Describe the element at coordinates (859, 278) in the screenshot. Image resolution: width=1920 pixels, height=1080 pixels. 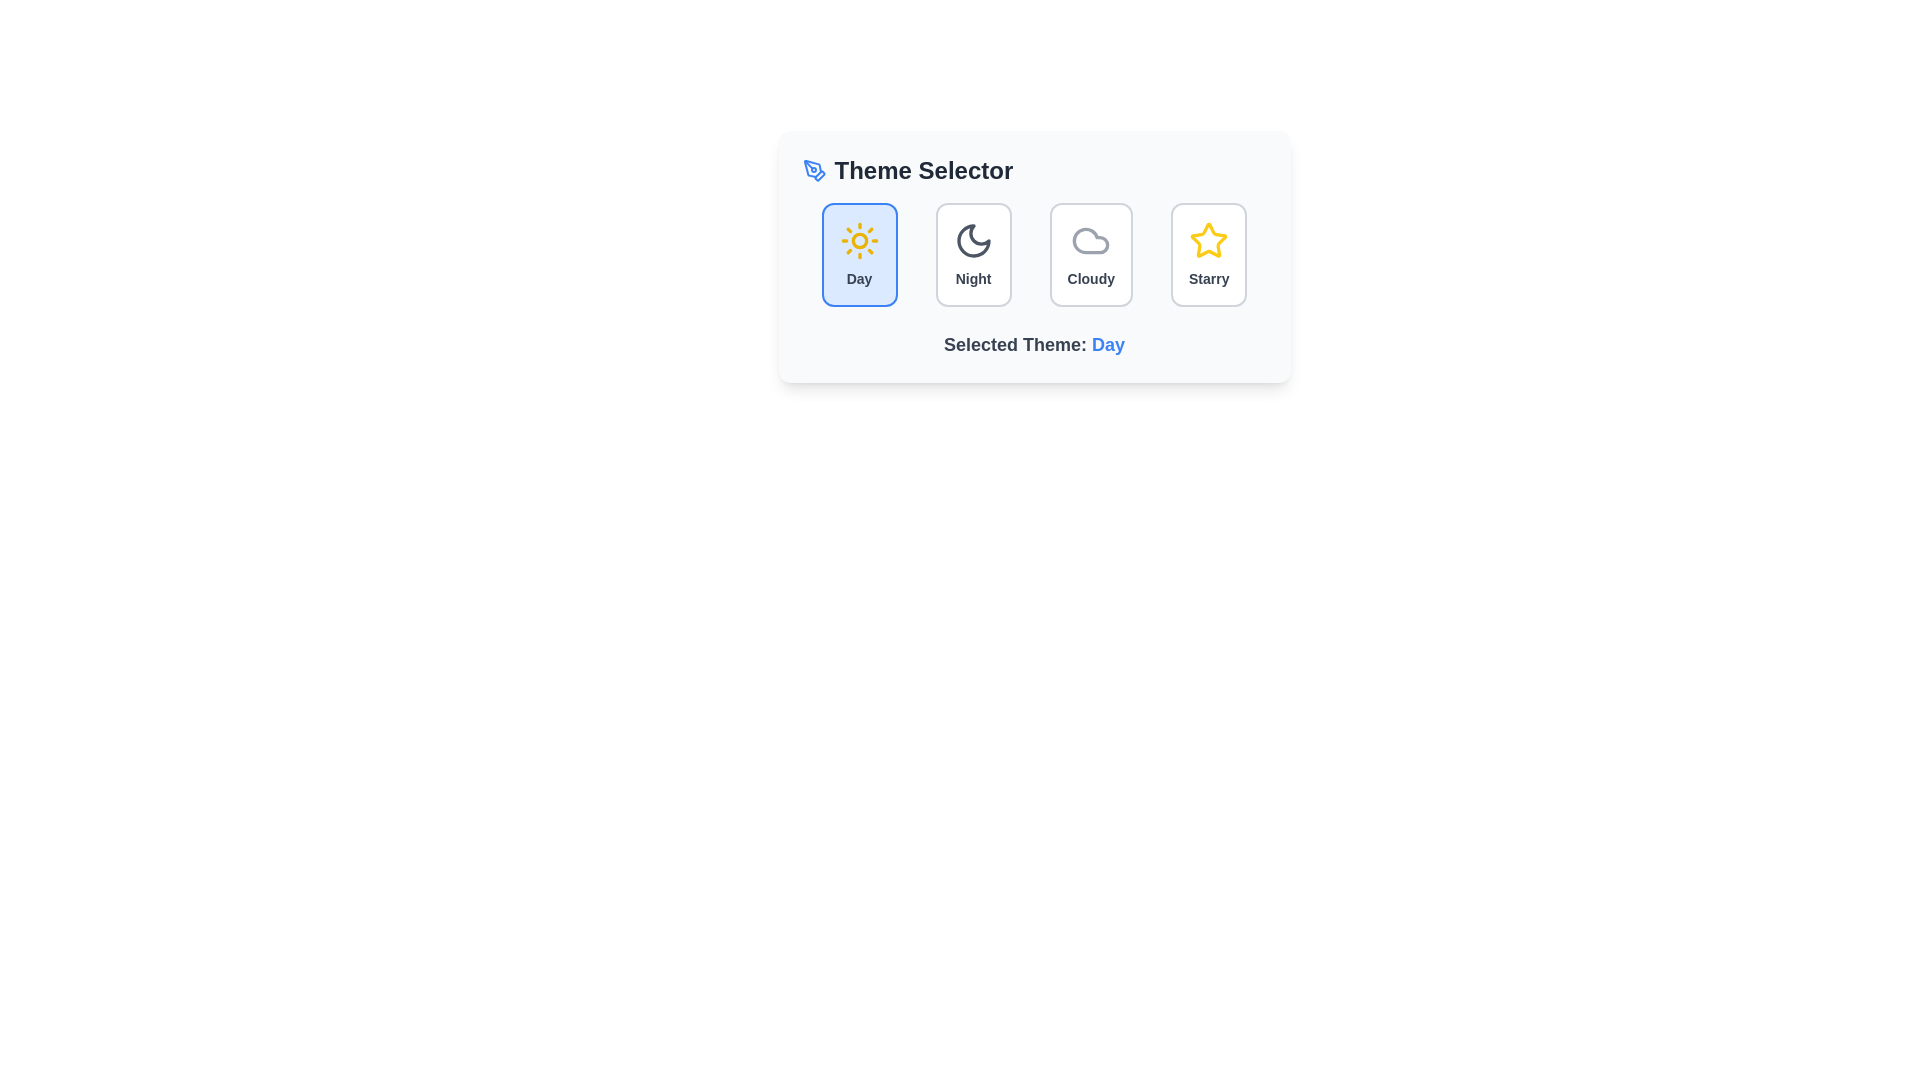
I see `the text label that reads 'Day', which is displayed in a medium-sized, bold gray font below a sun icon within a rectangular card` at that location.